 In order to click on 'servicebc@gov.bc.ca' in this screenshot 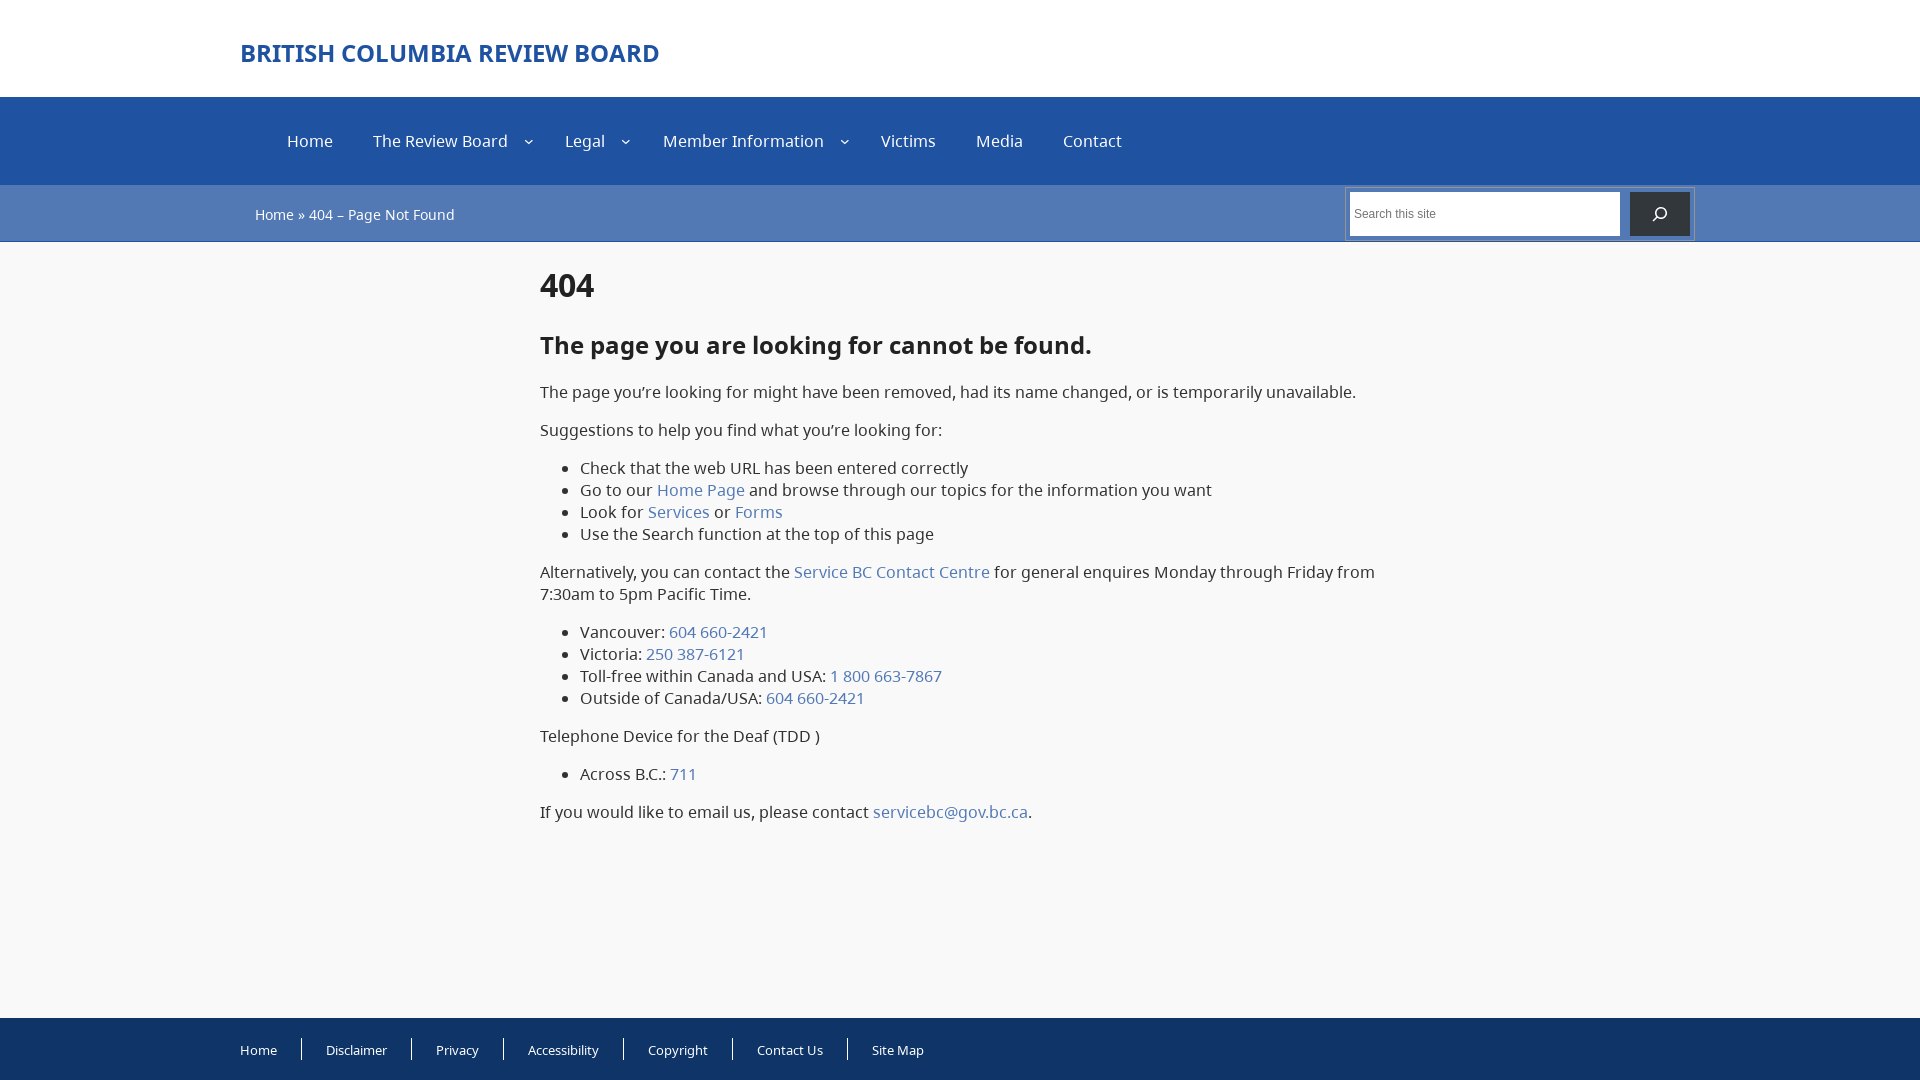, I will do `click(949, 812)`.